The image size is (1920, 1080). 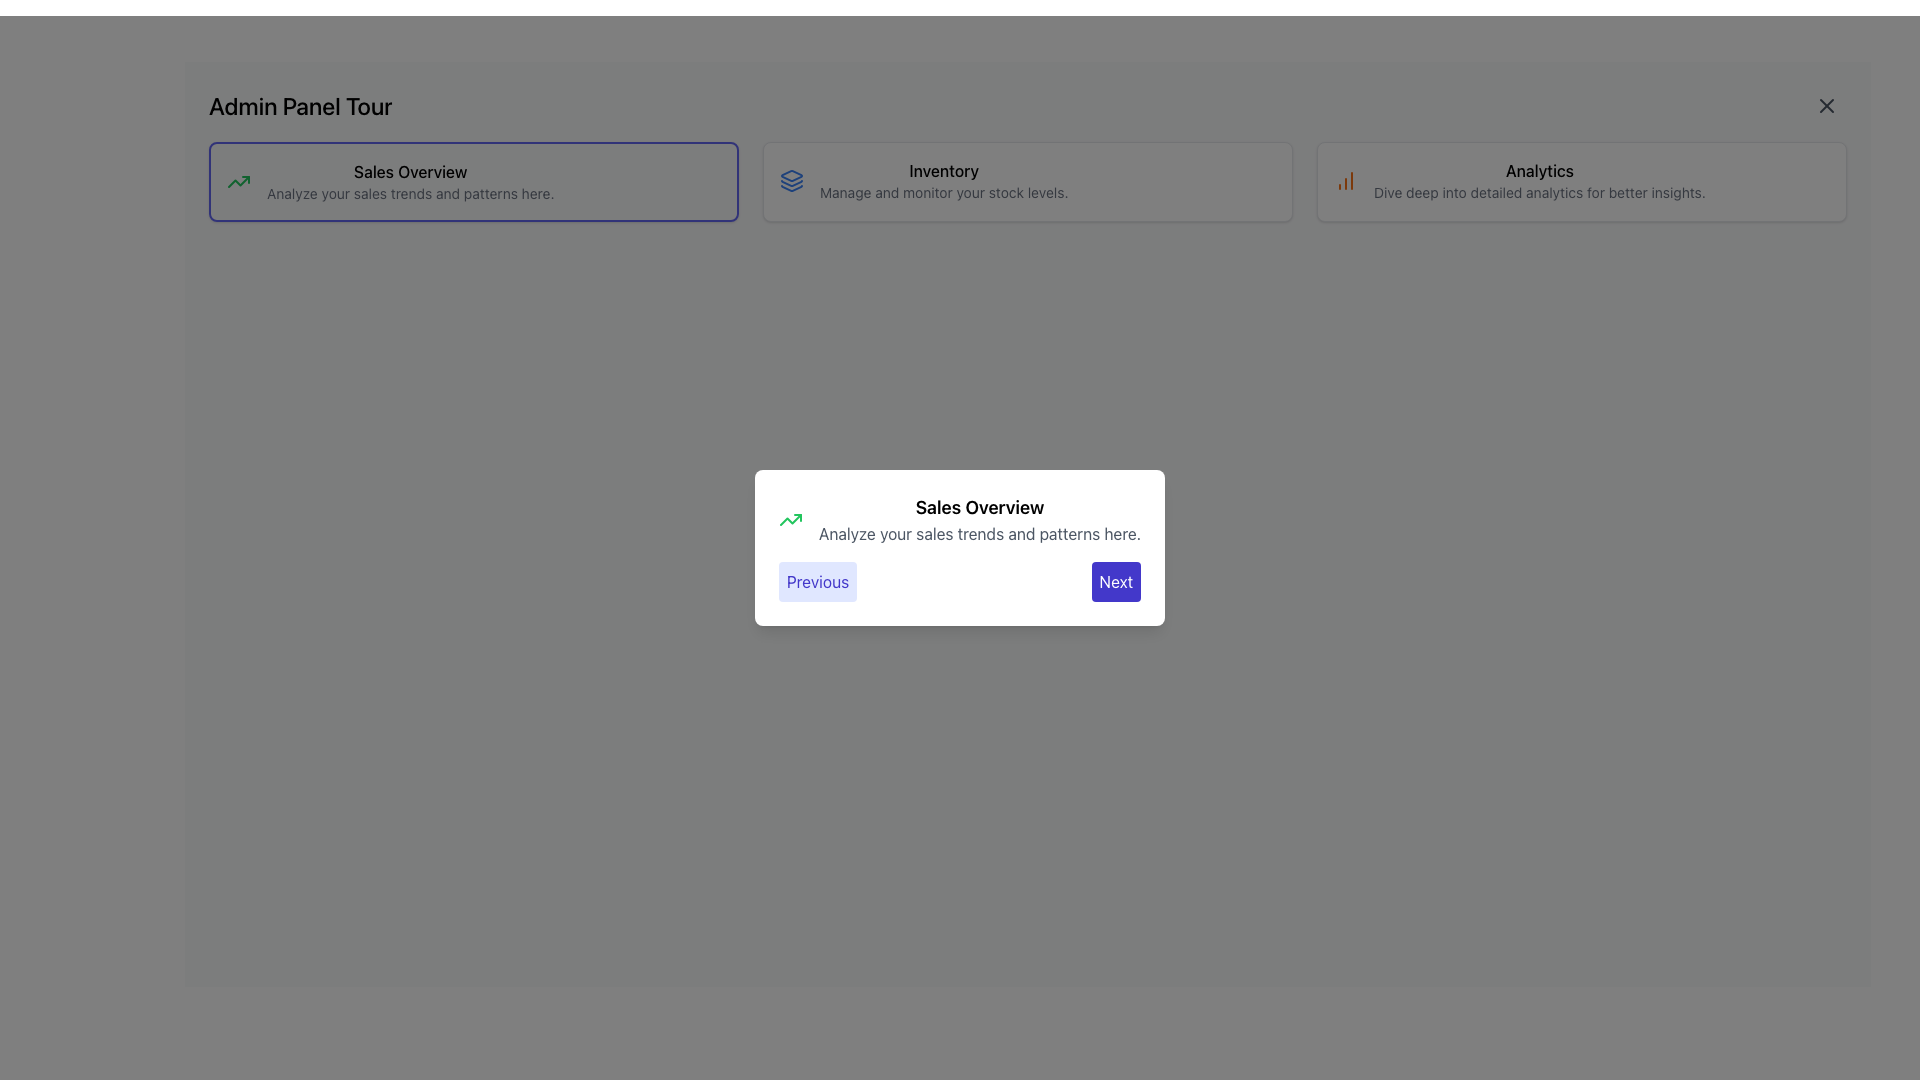 What do you see at coordinates (473, 181) in the screenshot?
I see `the Informational Card located in the top left of the grid layout, which provides insights on sales data and trends` at bounding box center [473, 181].